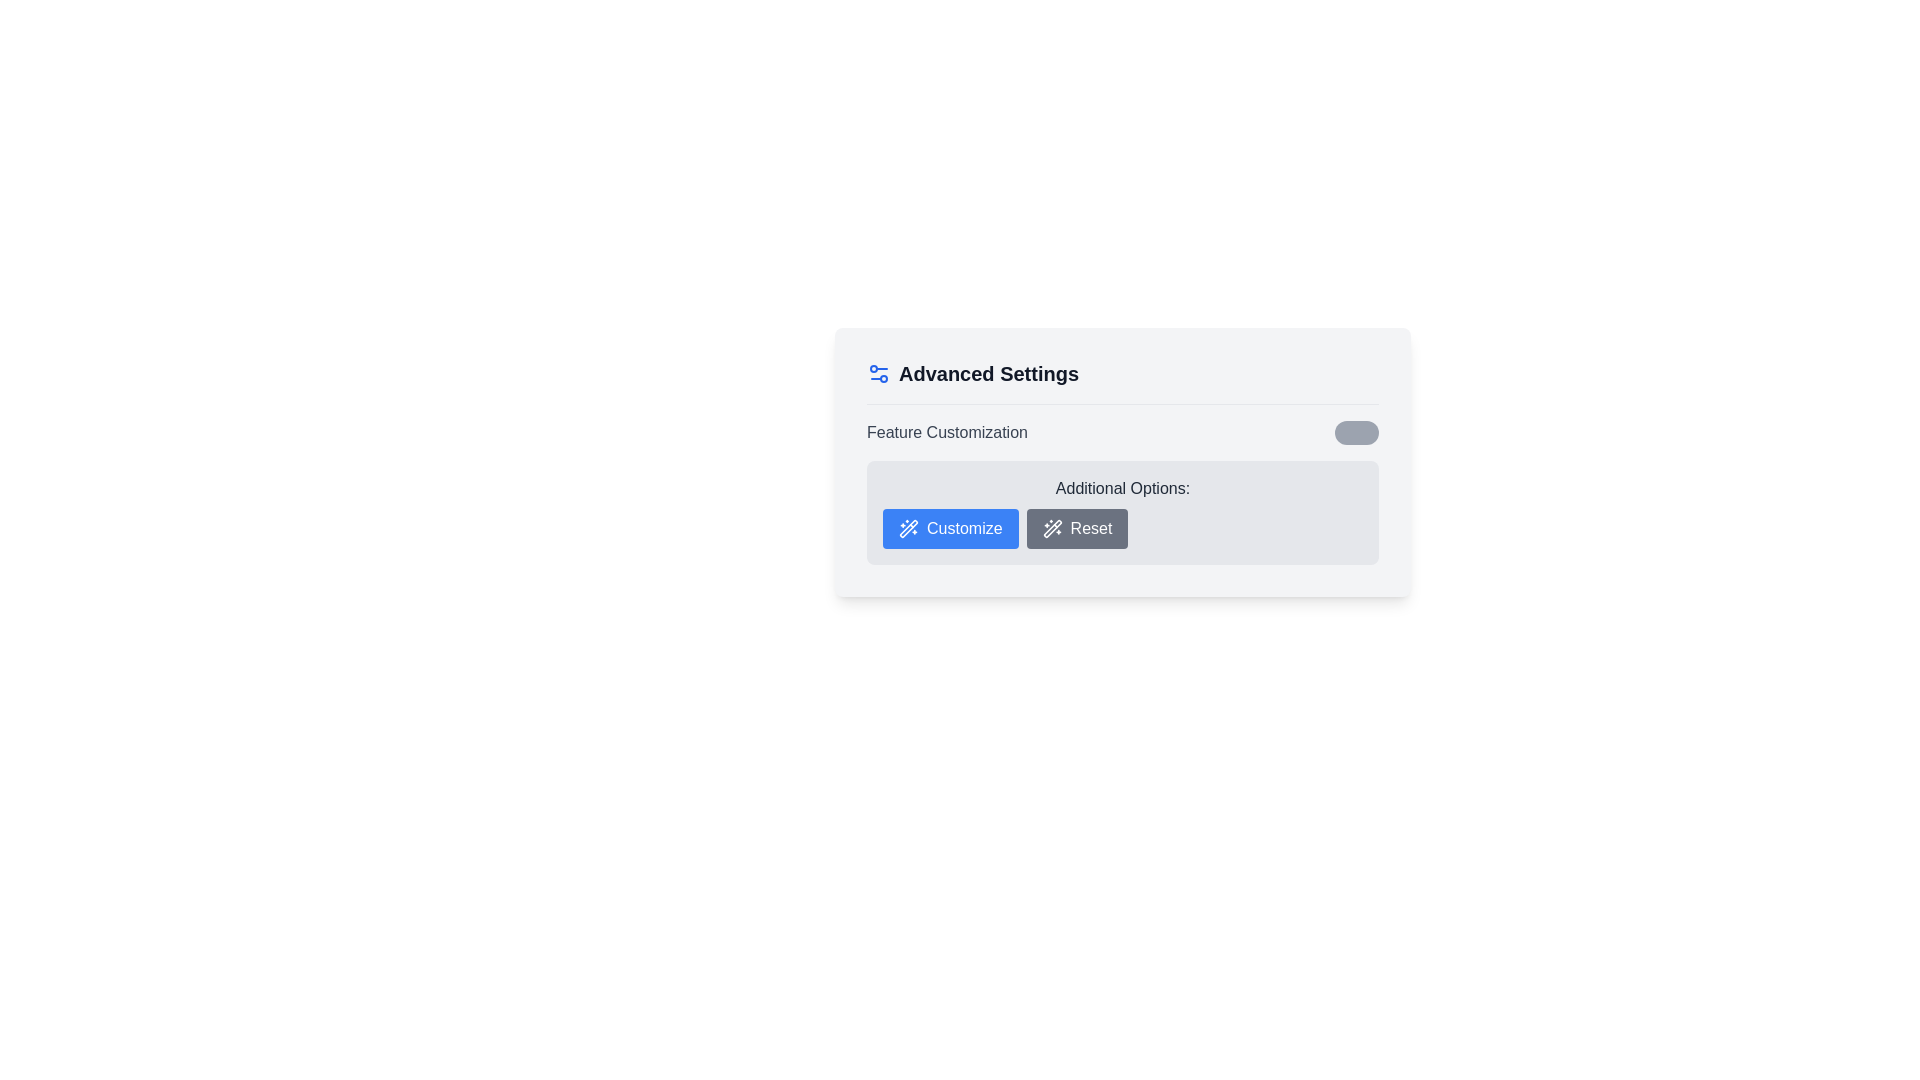 This screenshot has width=1920, height=1080. What do you see at coordinates (1357, 431) in the screenshot?
I see `the toggle switch styled as a rounded rectangle with a circular knob, located in the 'Feature Customization' row in 'Advanced Settings'` at bounding box center [1357, 431].